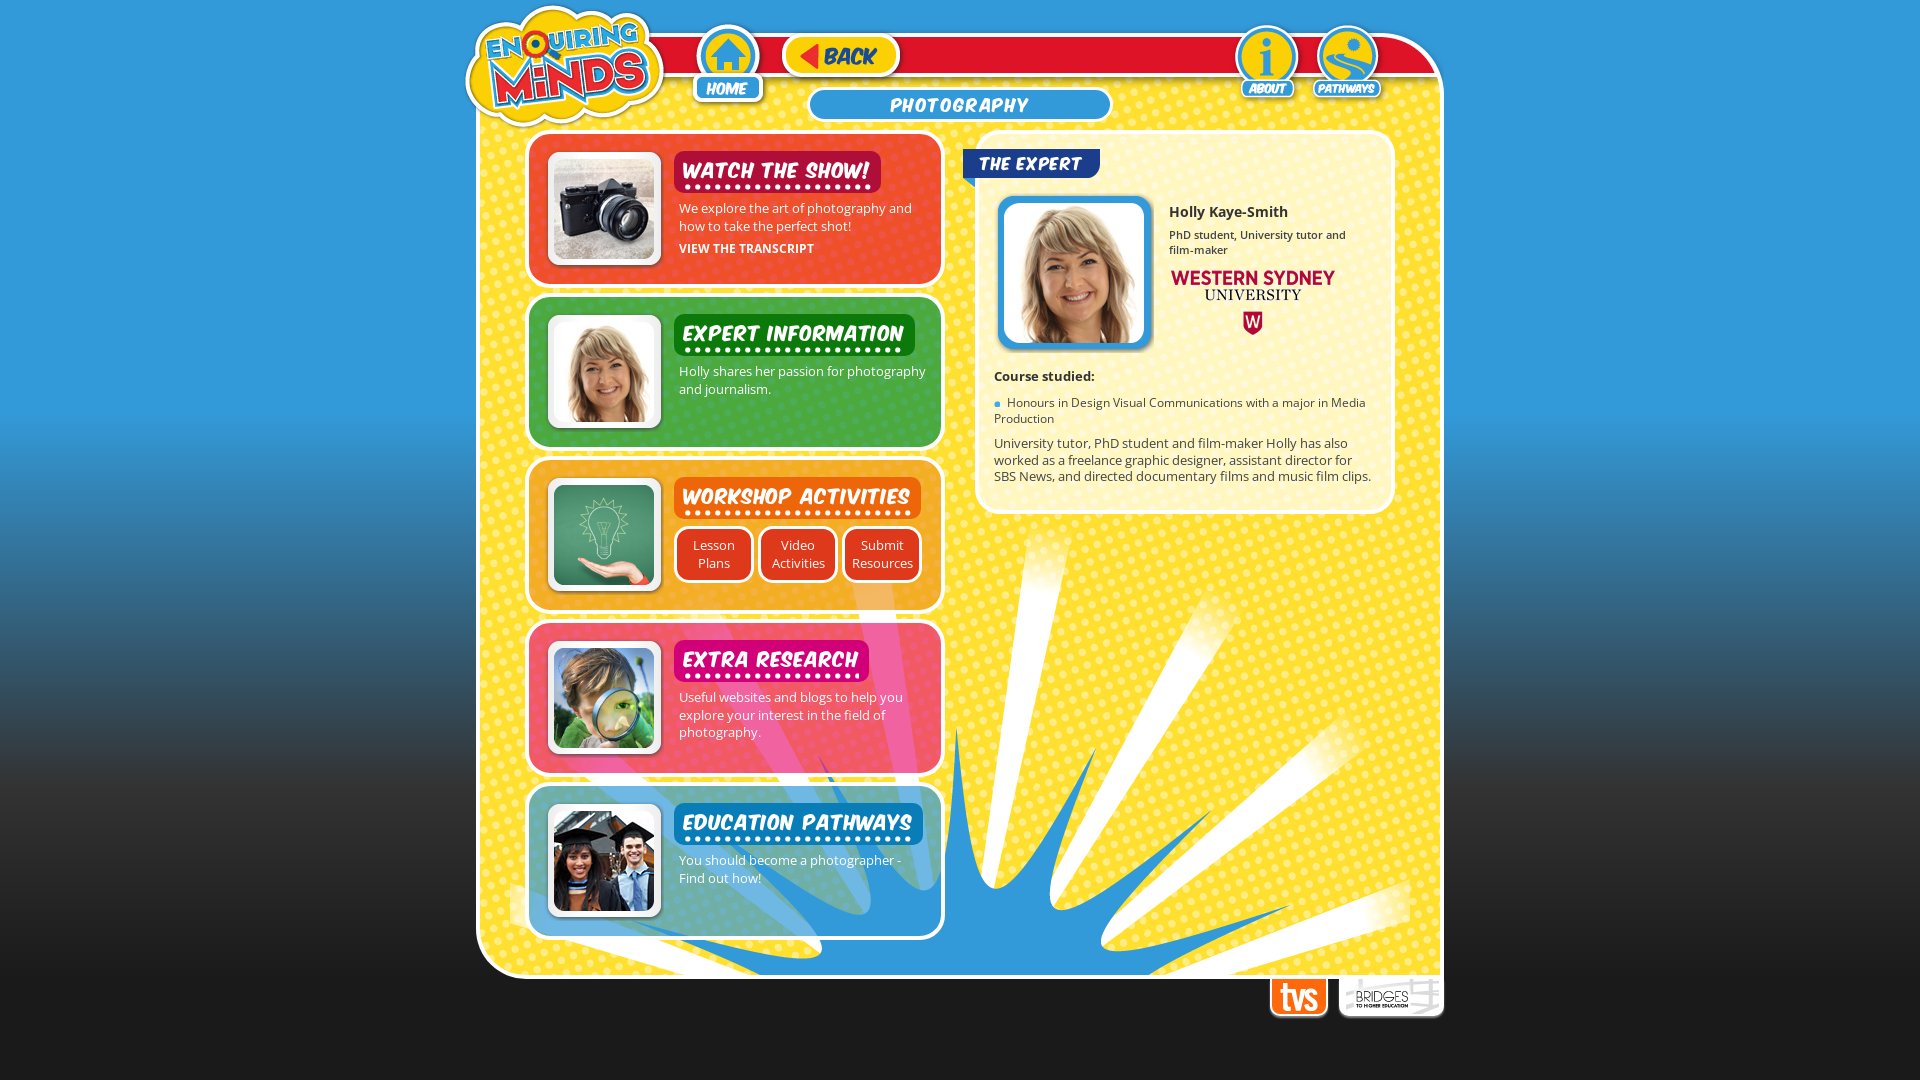 The width and height of the screenshot is (1920, 1080). What do you see at coordinates (1251, 301) in the screenshot?
I see `'WSU-Trans_Logo-56px'` at bounding box center [1251, 301].